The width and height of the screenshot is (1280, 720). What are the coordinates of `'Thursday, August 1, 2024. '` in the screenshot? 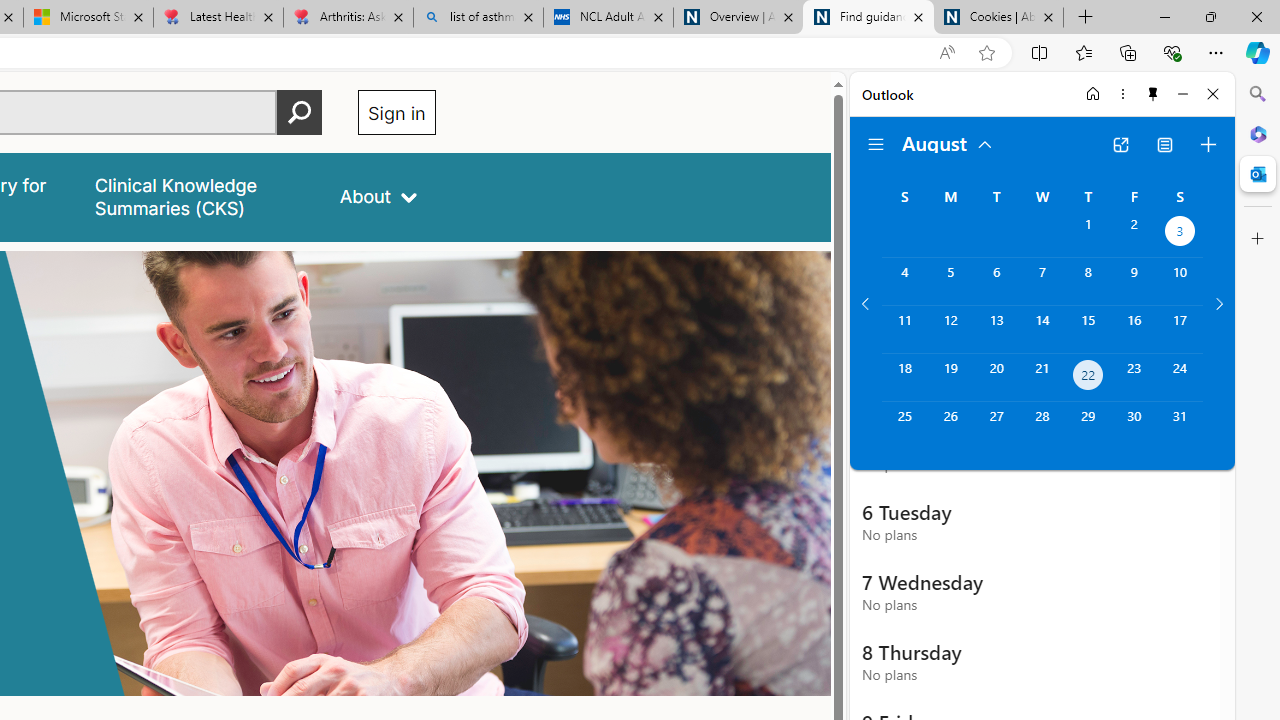 It's located at (1087, 232).